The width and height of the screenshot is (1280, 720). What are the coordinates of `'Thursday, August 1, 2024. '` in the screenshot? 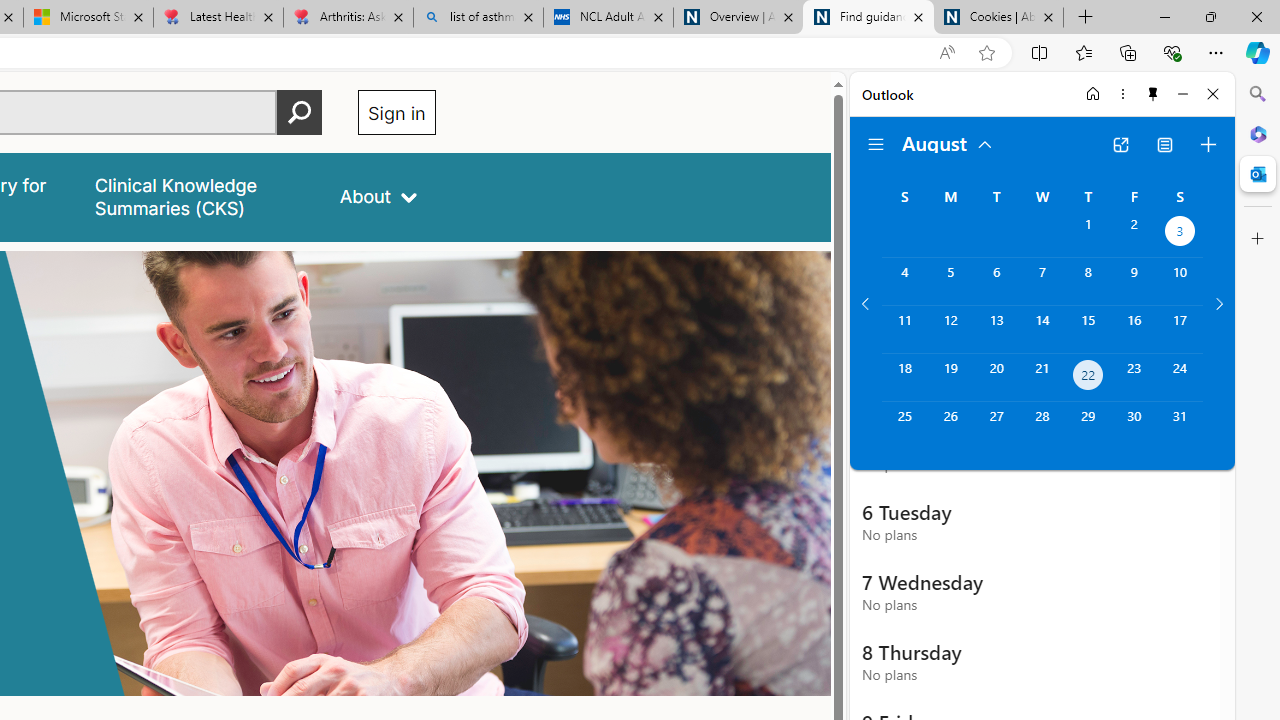 It's located at (1087, 232).